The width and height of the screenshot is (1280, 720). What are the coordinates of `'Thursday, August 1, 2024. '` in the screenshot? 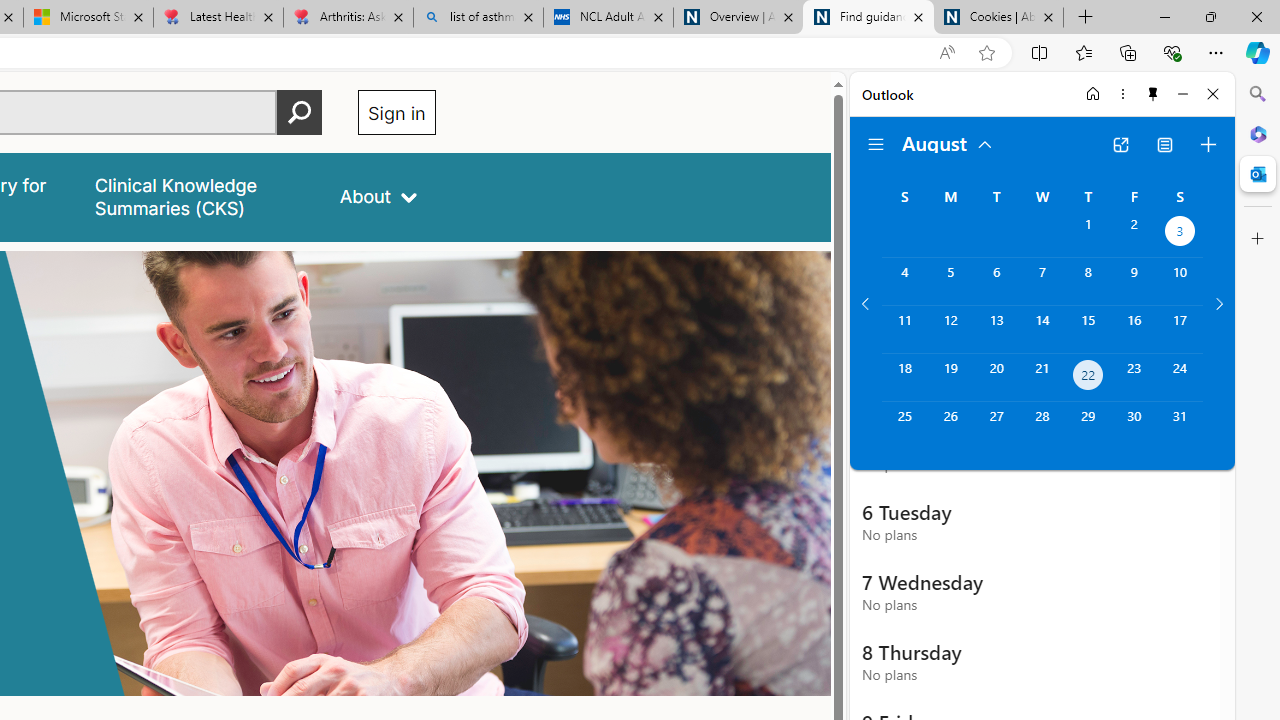 It's located at (1087, 232).